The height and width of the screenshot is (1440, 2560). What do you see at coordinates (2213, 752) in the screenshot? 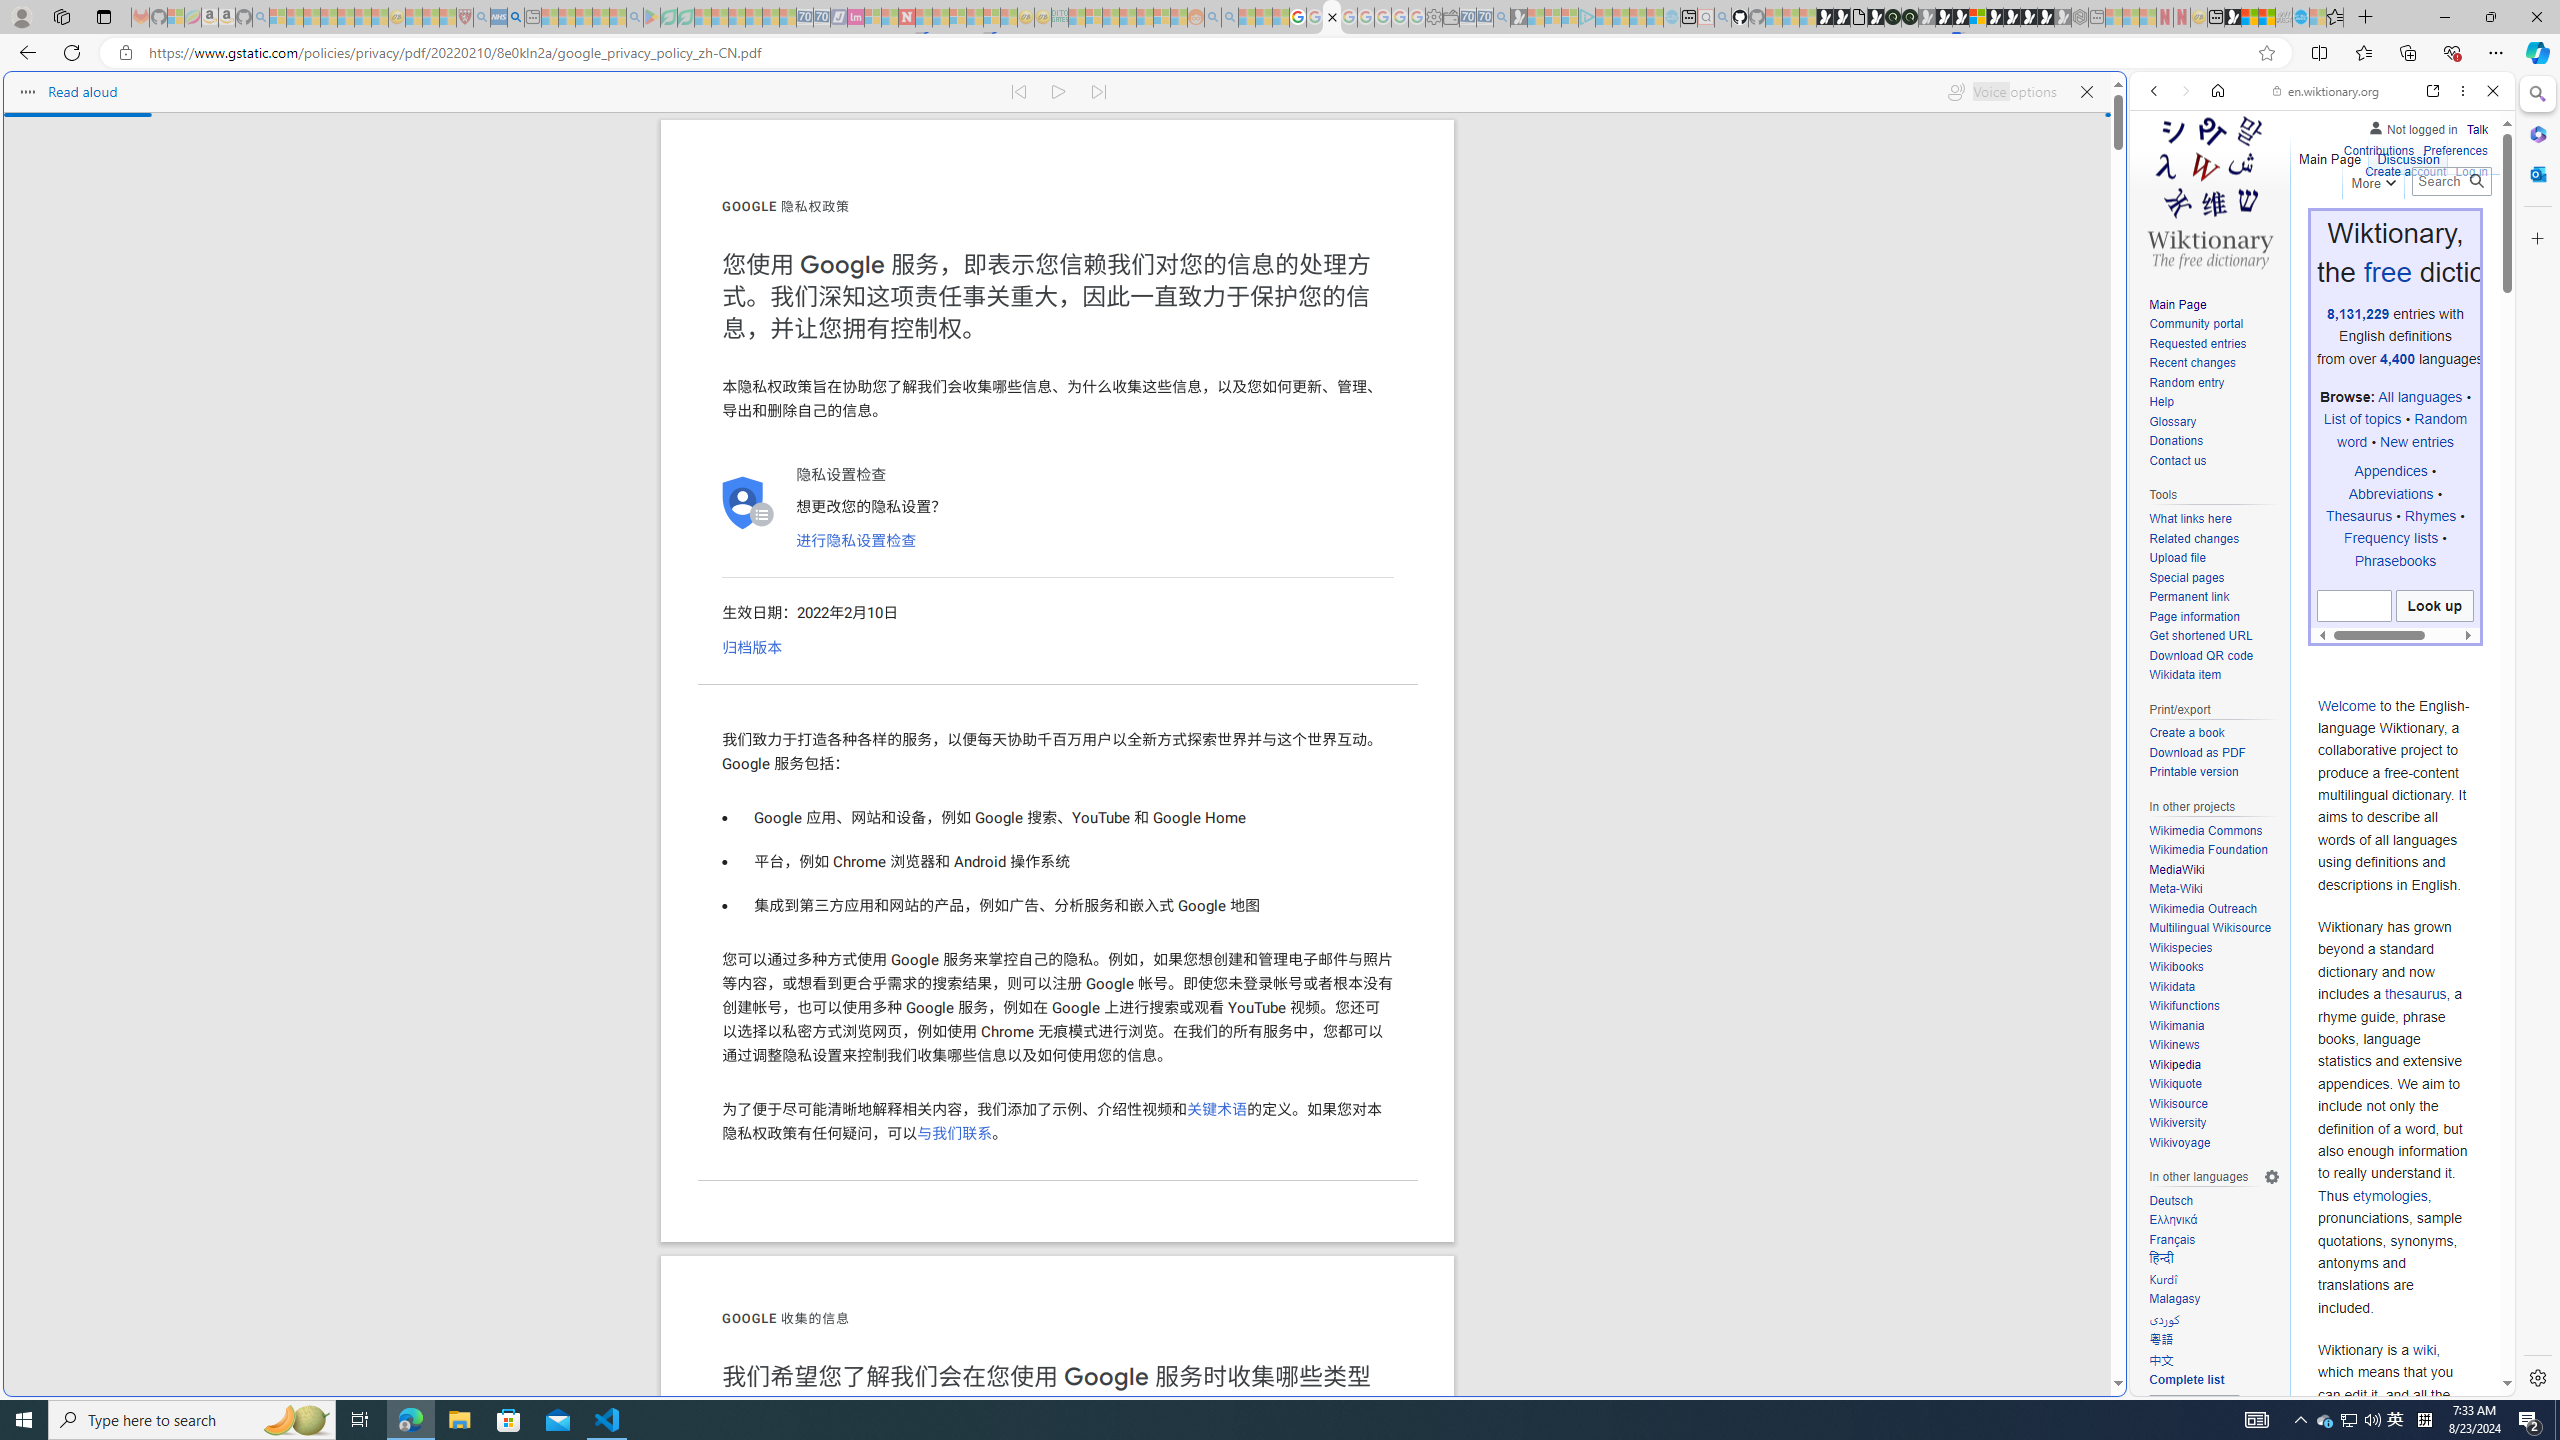
I see `'Download as PDF'` at bounding box center [2213, 752].